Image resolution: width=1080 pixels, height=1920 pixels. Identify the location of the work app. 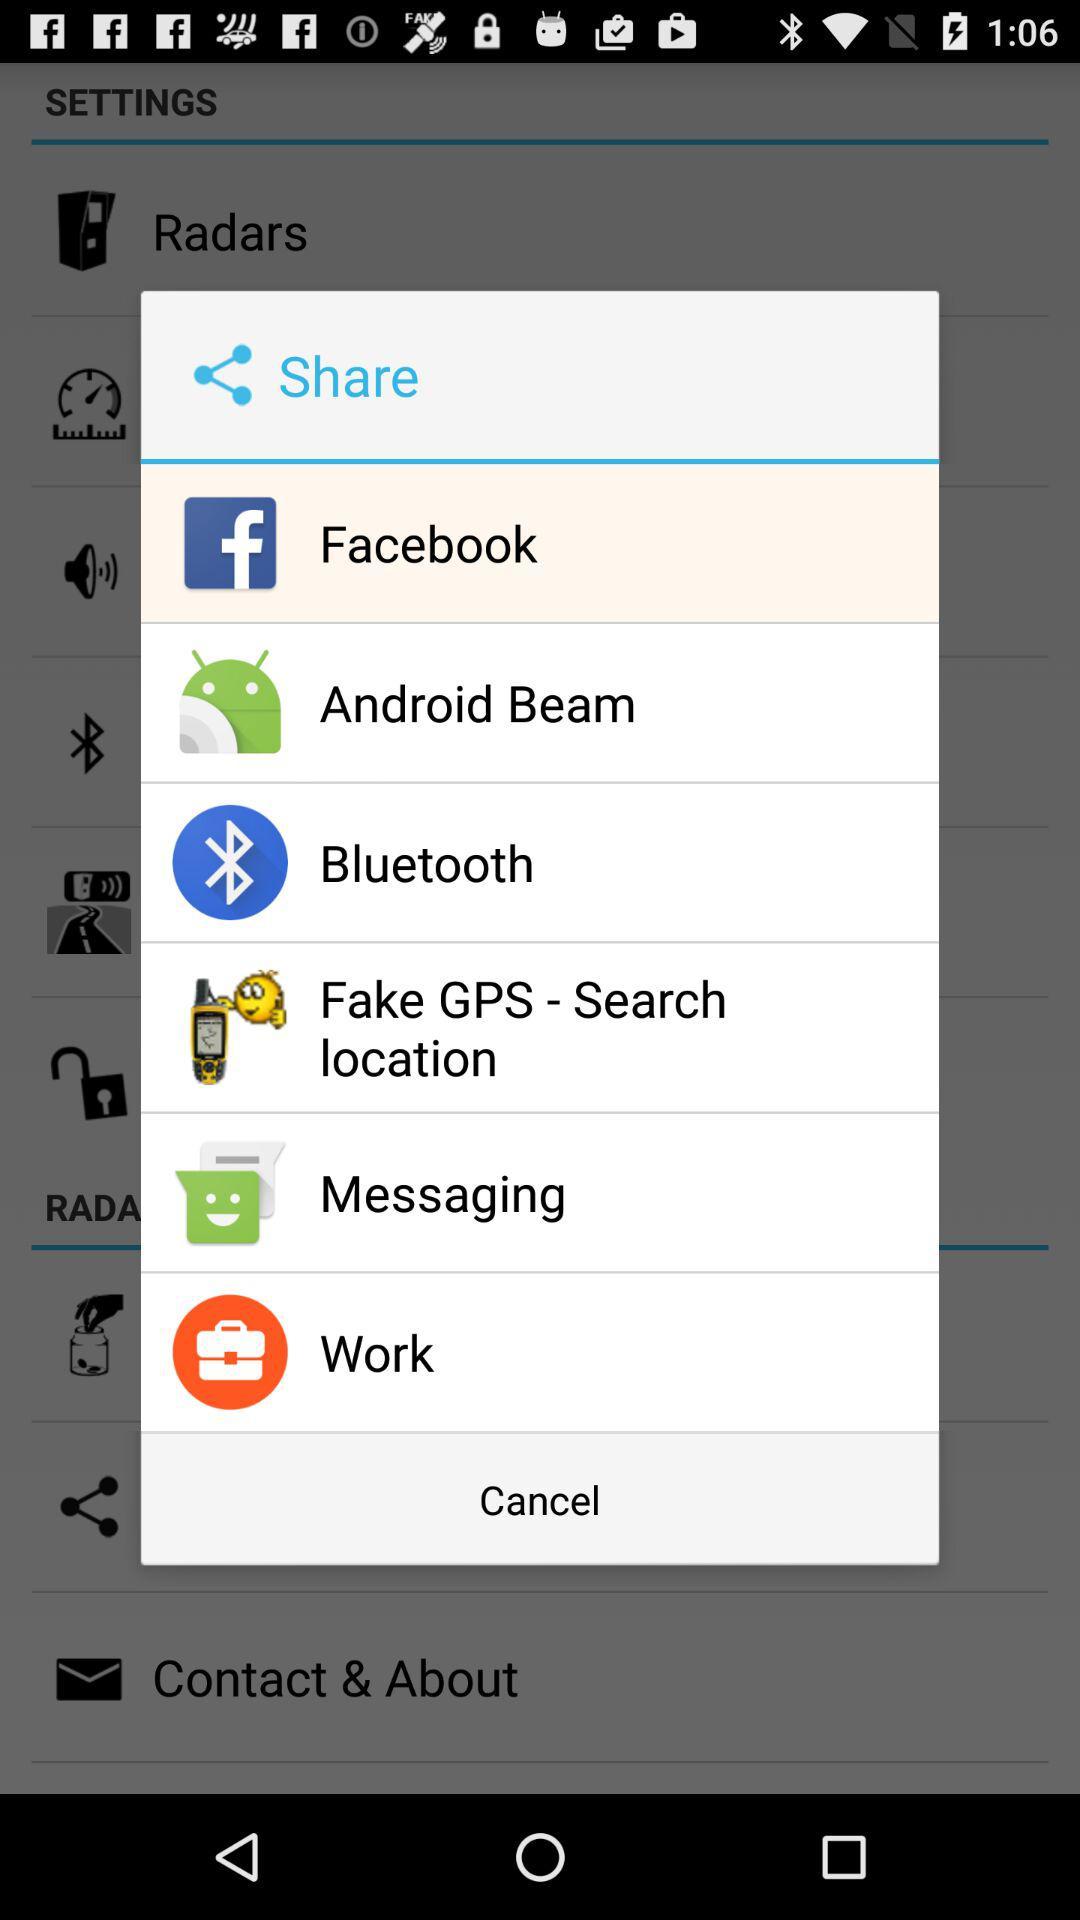
(623, 1352).